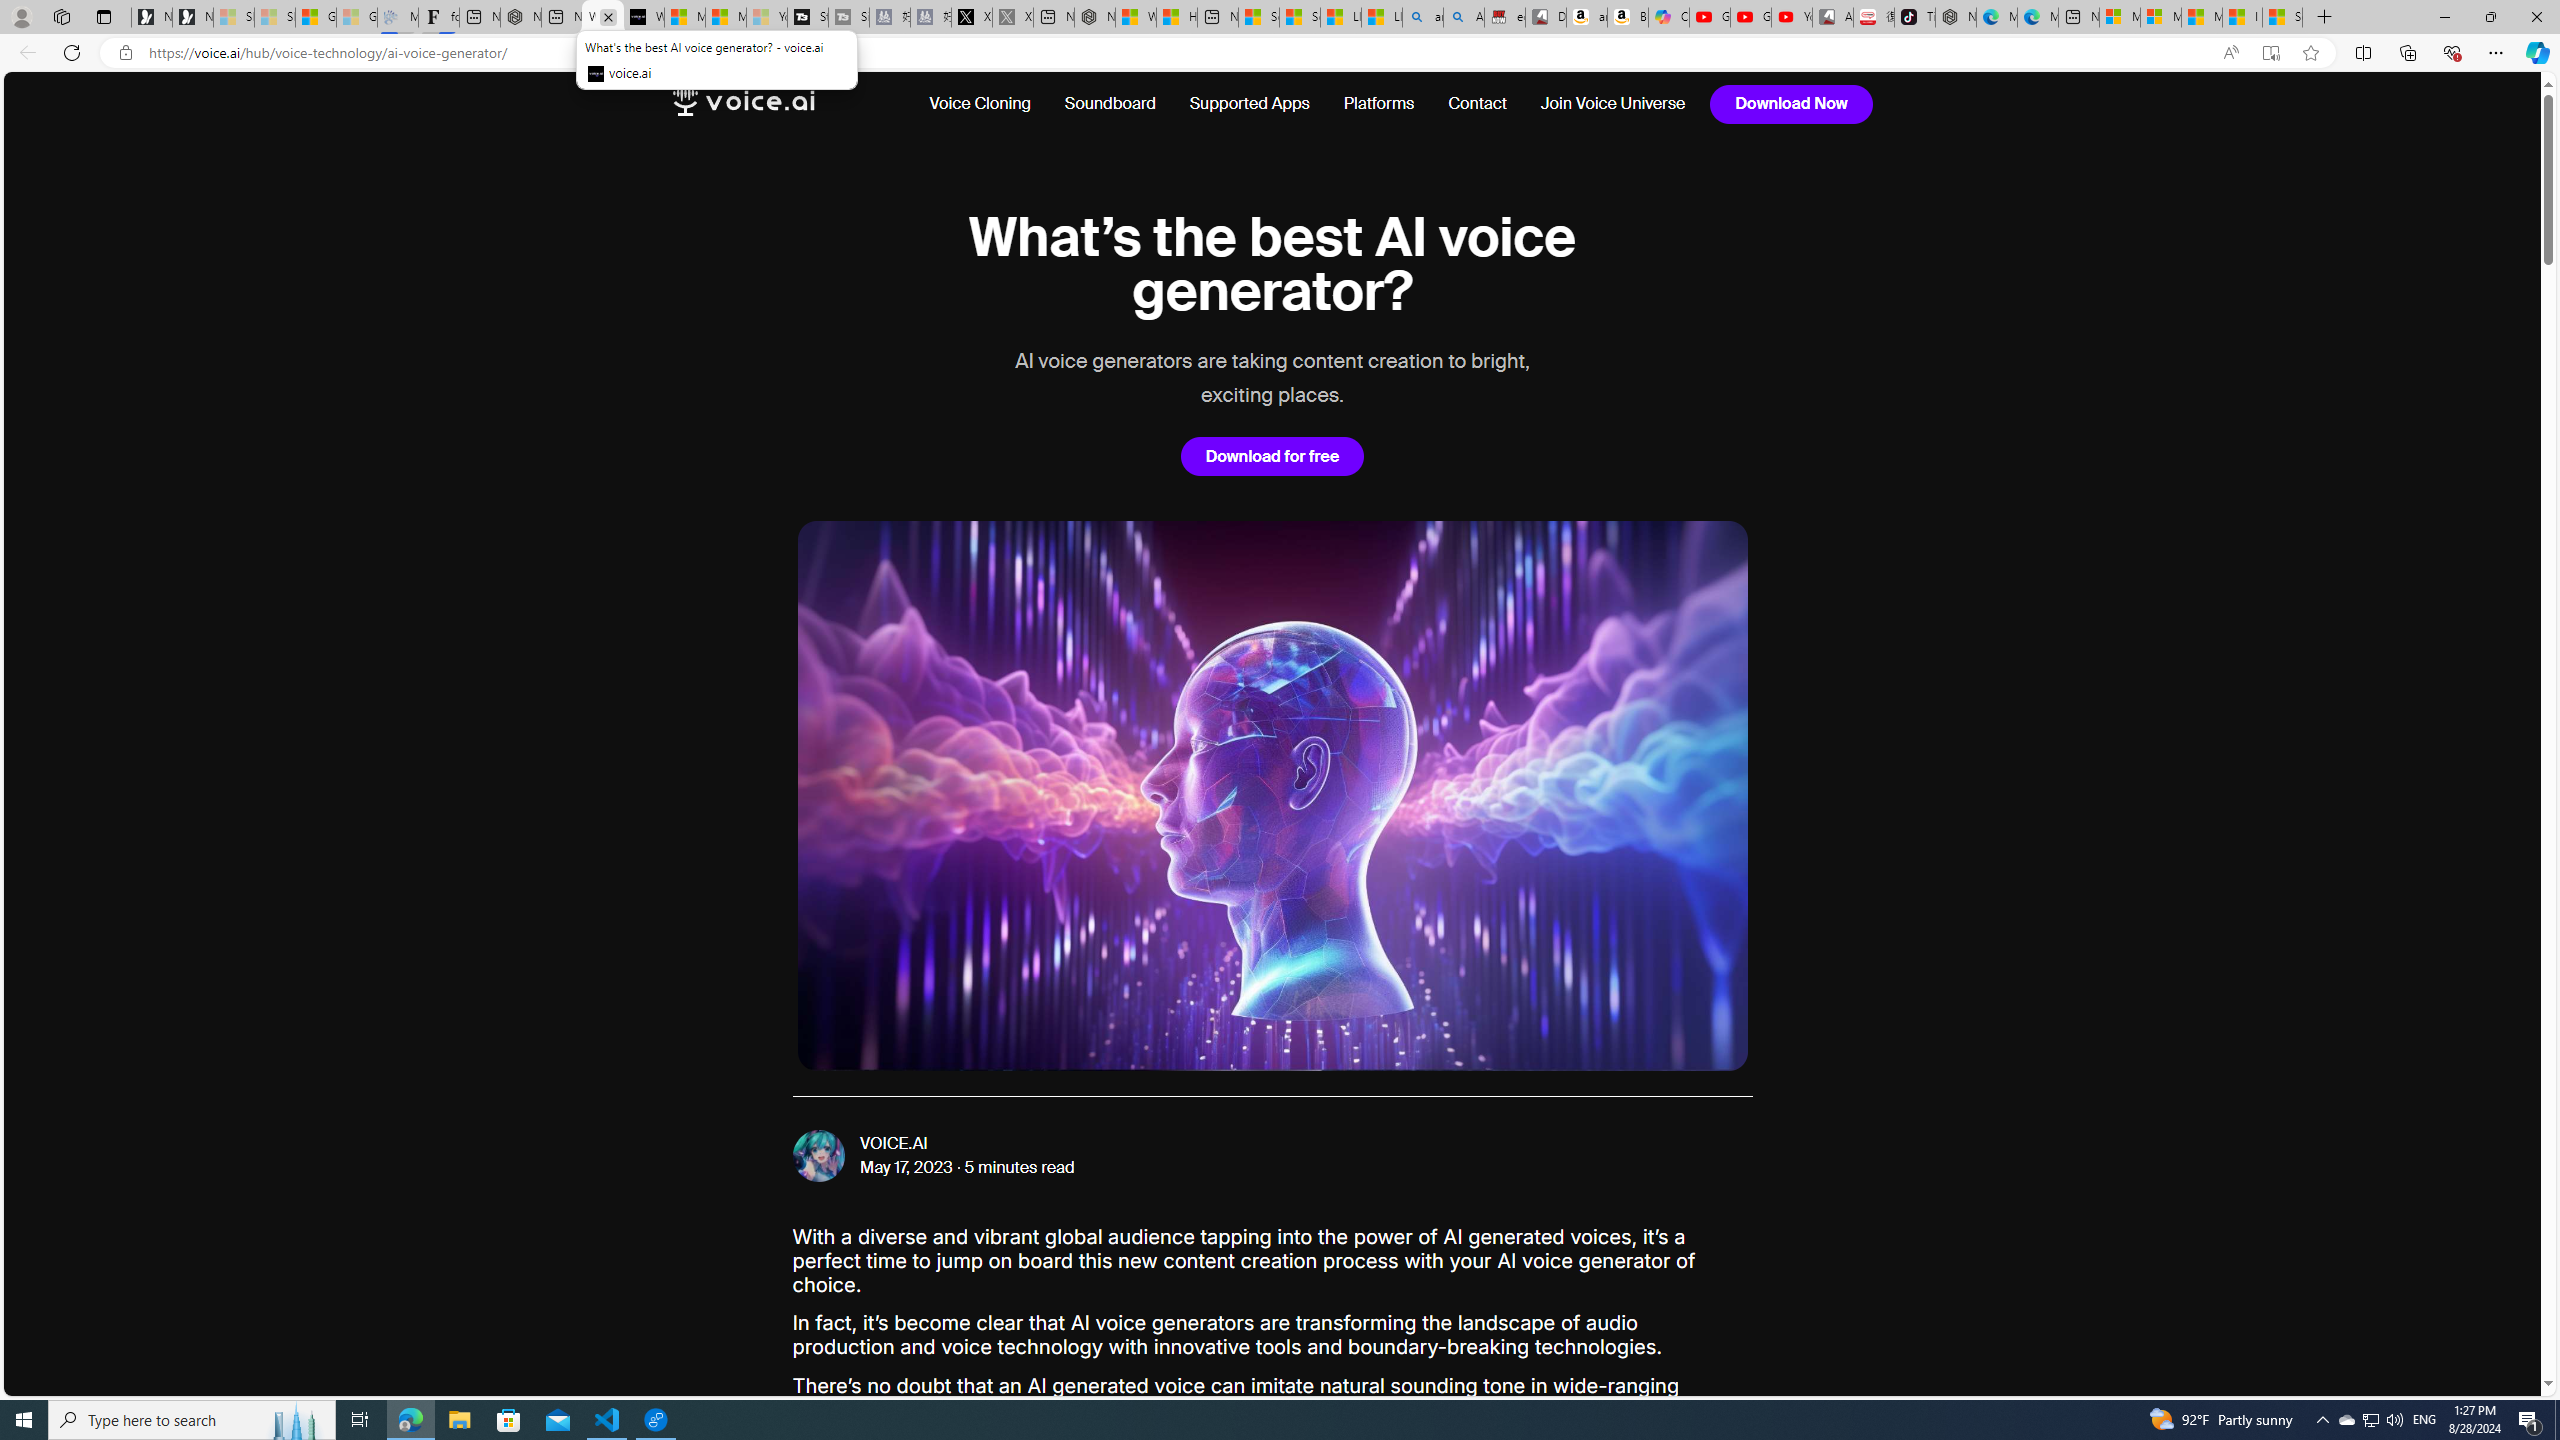 This screenshot has height=1440, width=2560. I want to click on 'Download for free', so click(1271, 455).